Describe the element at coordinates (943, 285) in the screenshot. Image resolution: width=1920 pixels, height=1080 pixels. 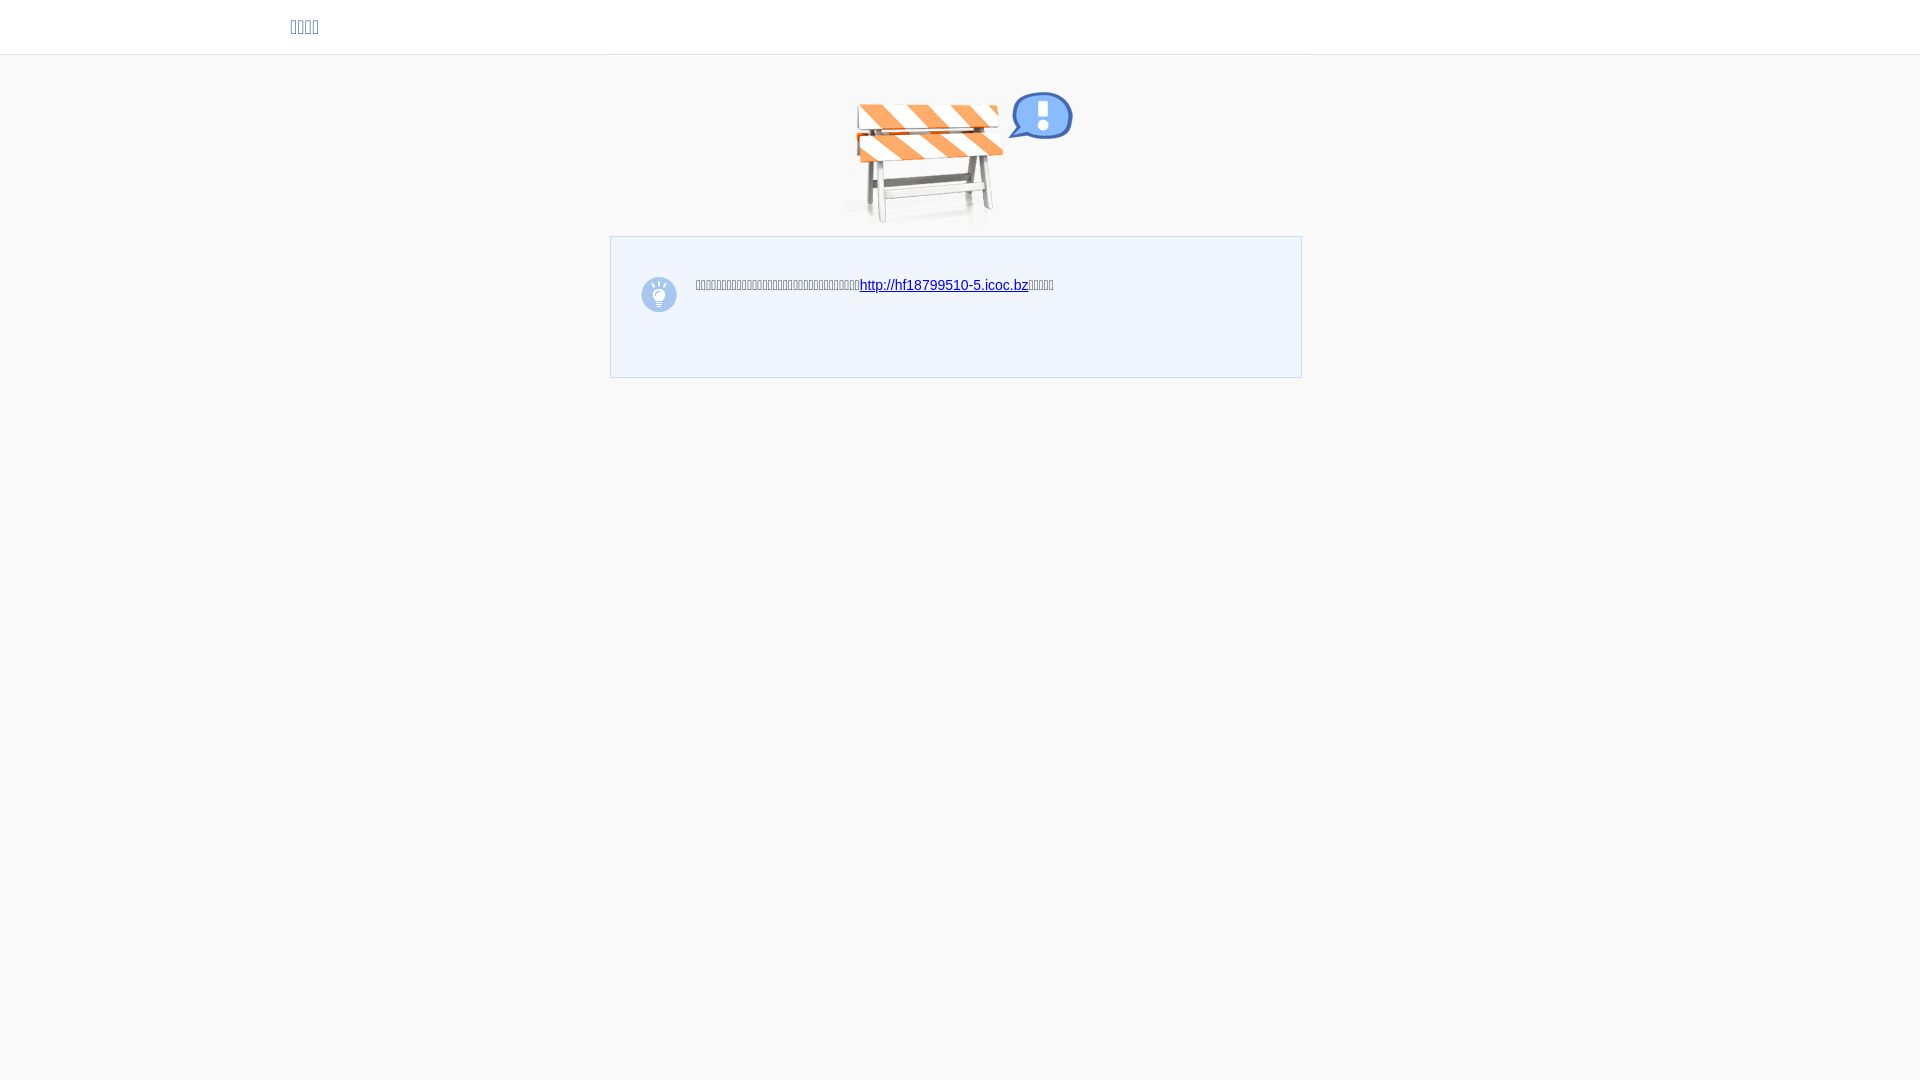
I see `'http://hf18799510-5.icoc.bz'` at that location.